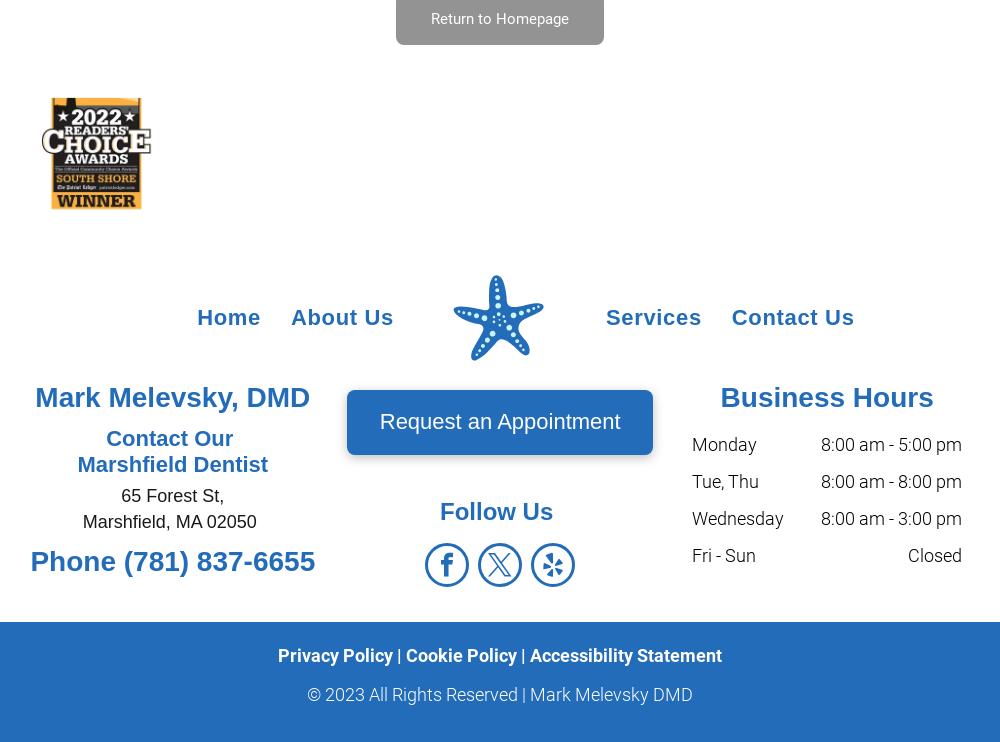 The width and height of the screenshot is (1000, 742). Describe the element at coordinates (67, 713) in the screenshot. I see `'781-490-9251'` at that location.